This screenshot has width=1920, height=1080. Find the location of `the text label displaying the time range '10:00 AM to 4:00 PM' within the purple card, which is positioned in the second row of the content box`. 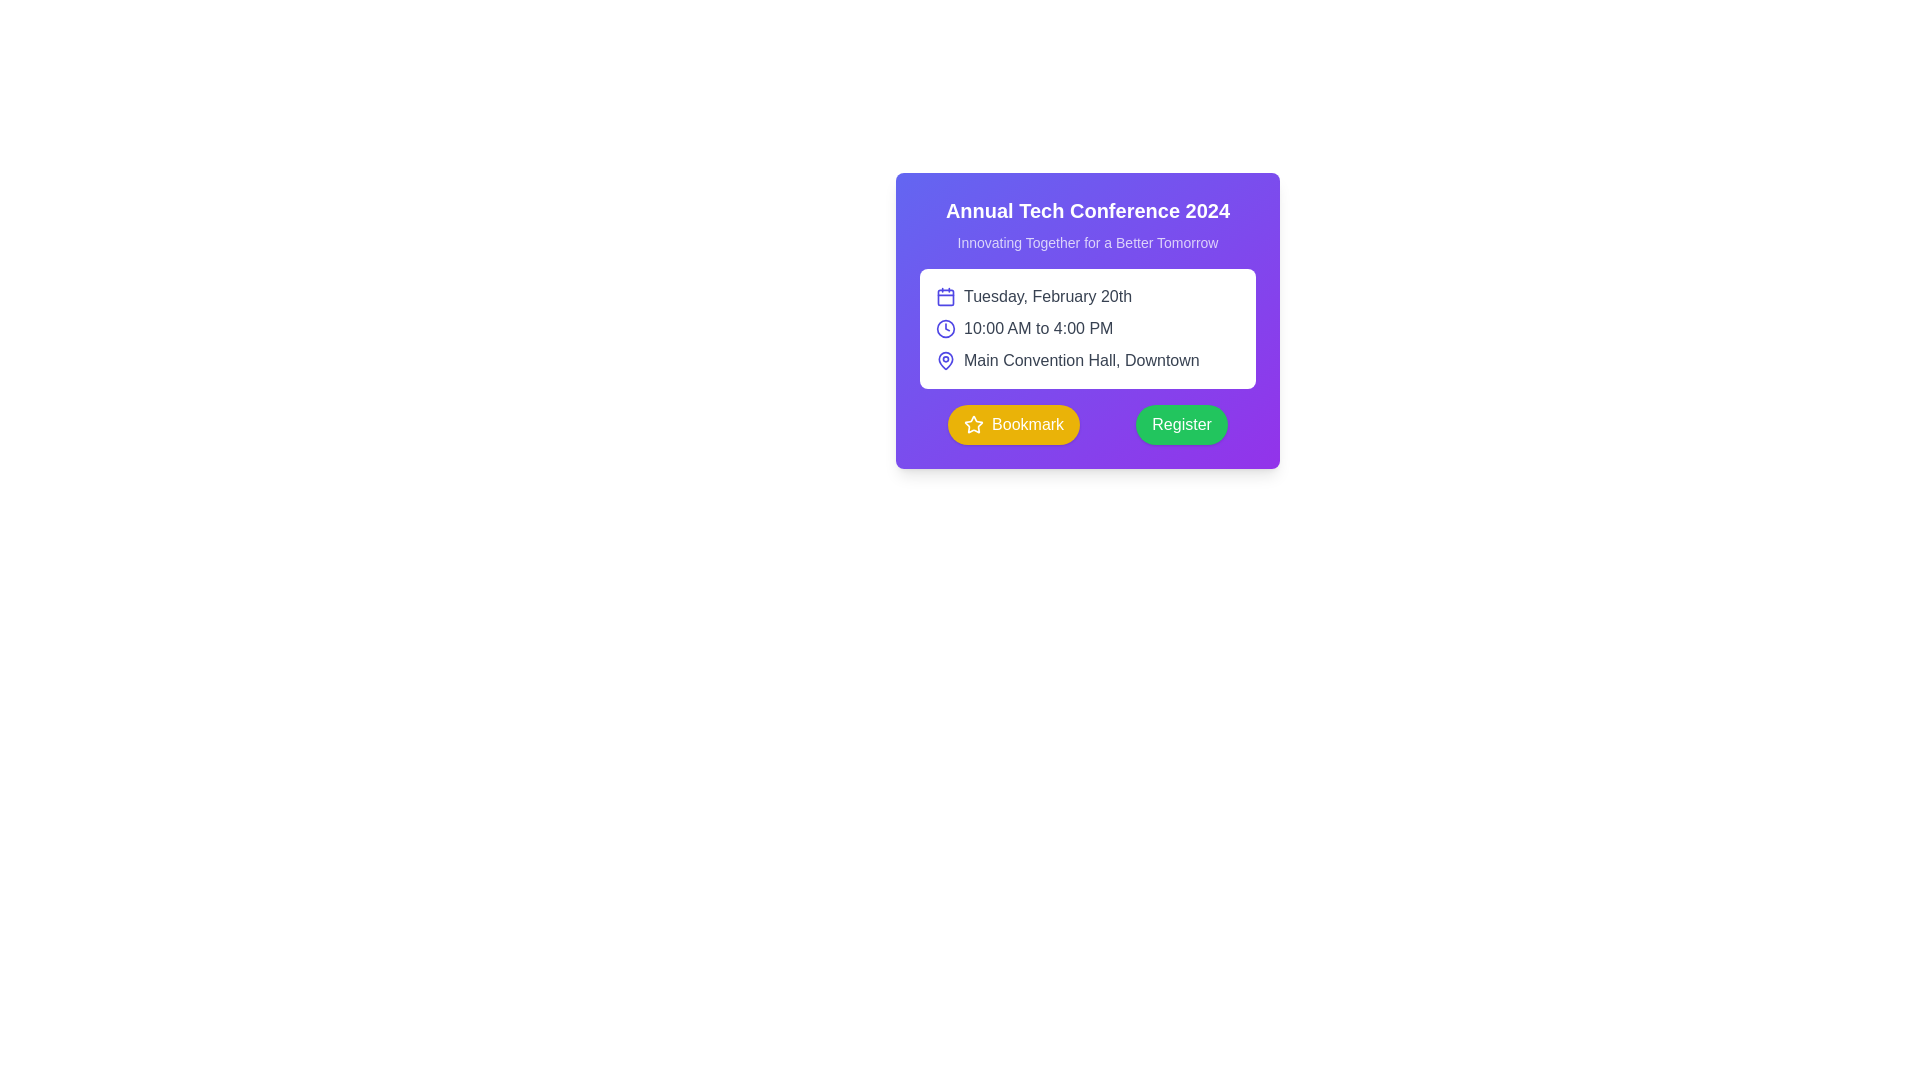

the text label displaying the time range '10:00 AM to 4:00 PM' within the purple card, which is positioned in the second row of the content box is located at coordinates (1038, 327).